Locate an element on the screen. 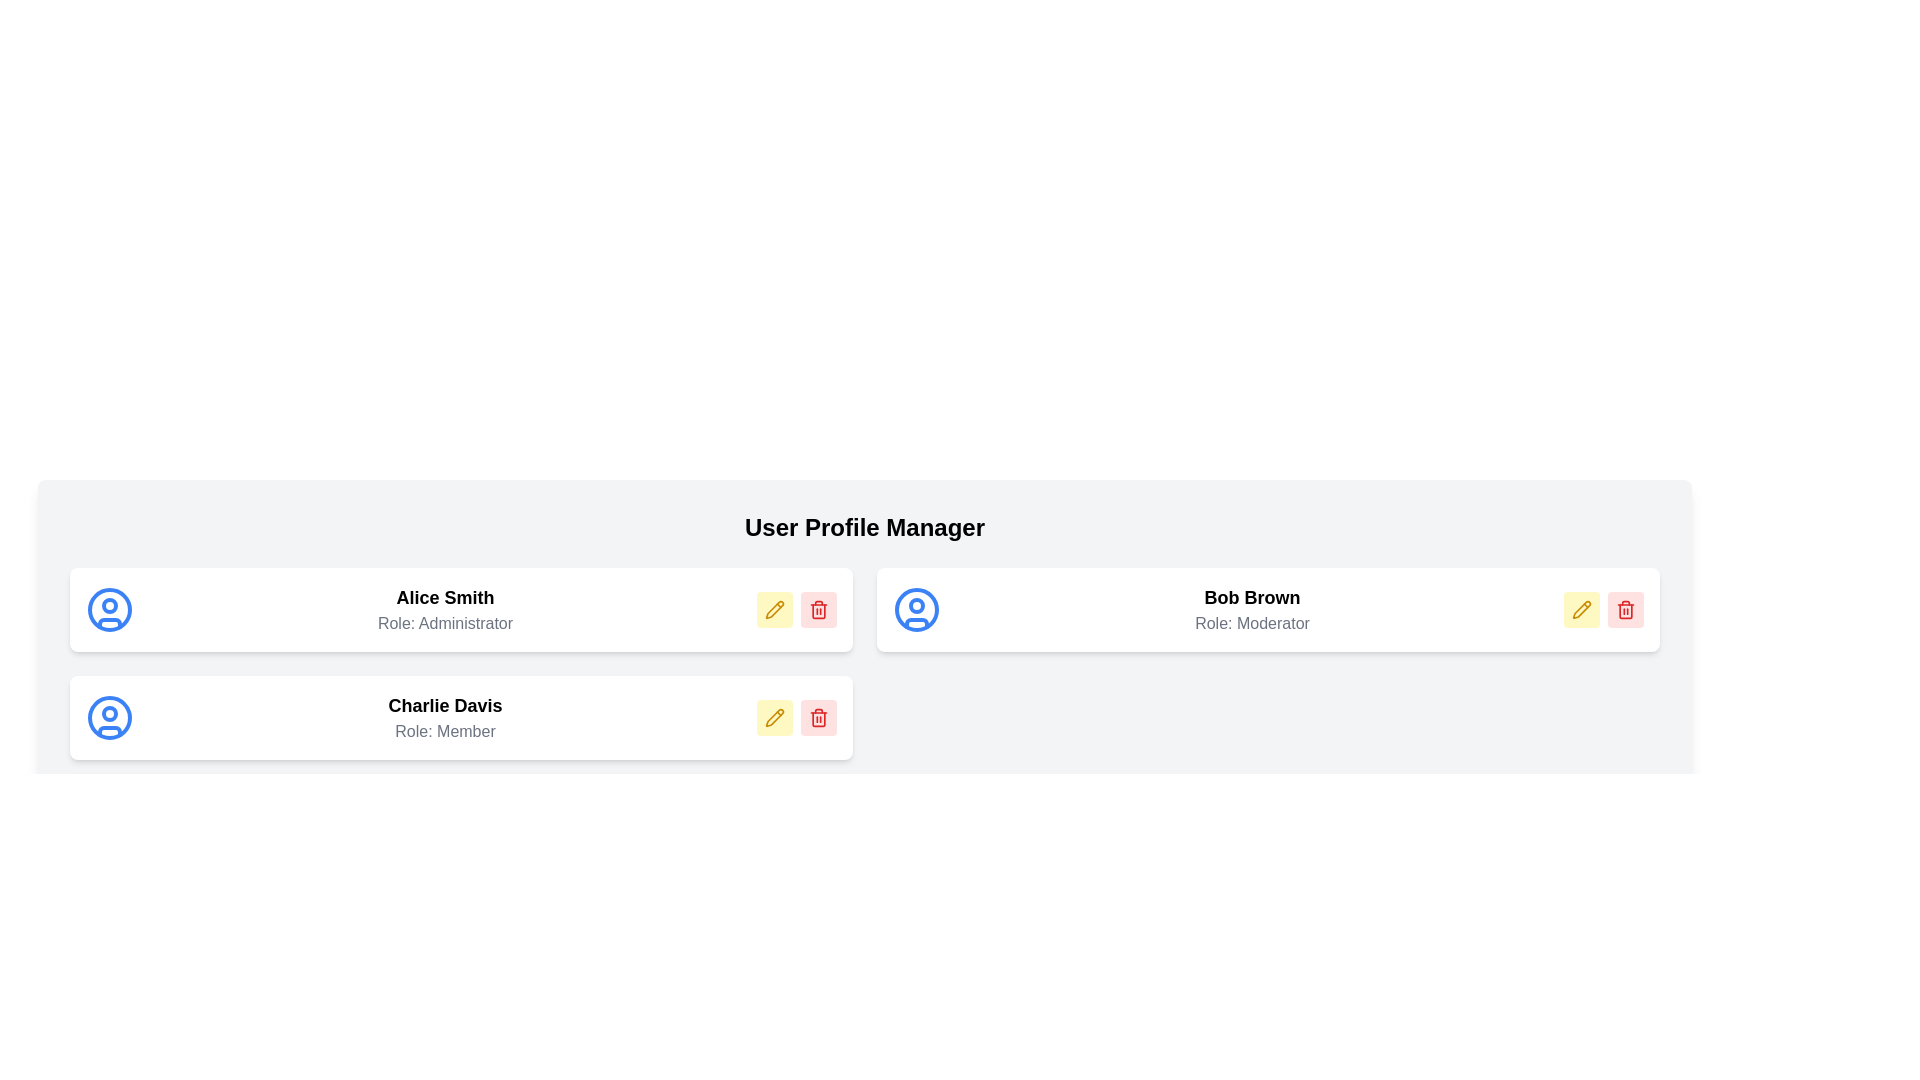 Image resolution: width=1920 pixels, height=1080 pixels. the pencil icon button, which represents an editing tool, located on the right side of the user 'Charlie Davis' details to initiate editing is located at coordinates (773, 716).